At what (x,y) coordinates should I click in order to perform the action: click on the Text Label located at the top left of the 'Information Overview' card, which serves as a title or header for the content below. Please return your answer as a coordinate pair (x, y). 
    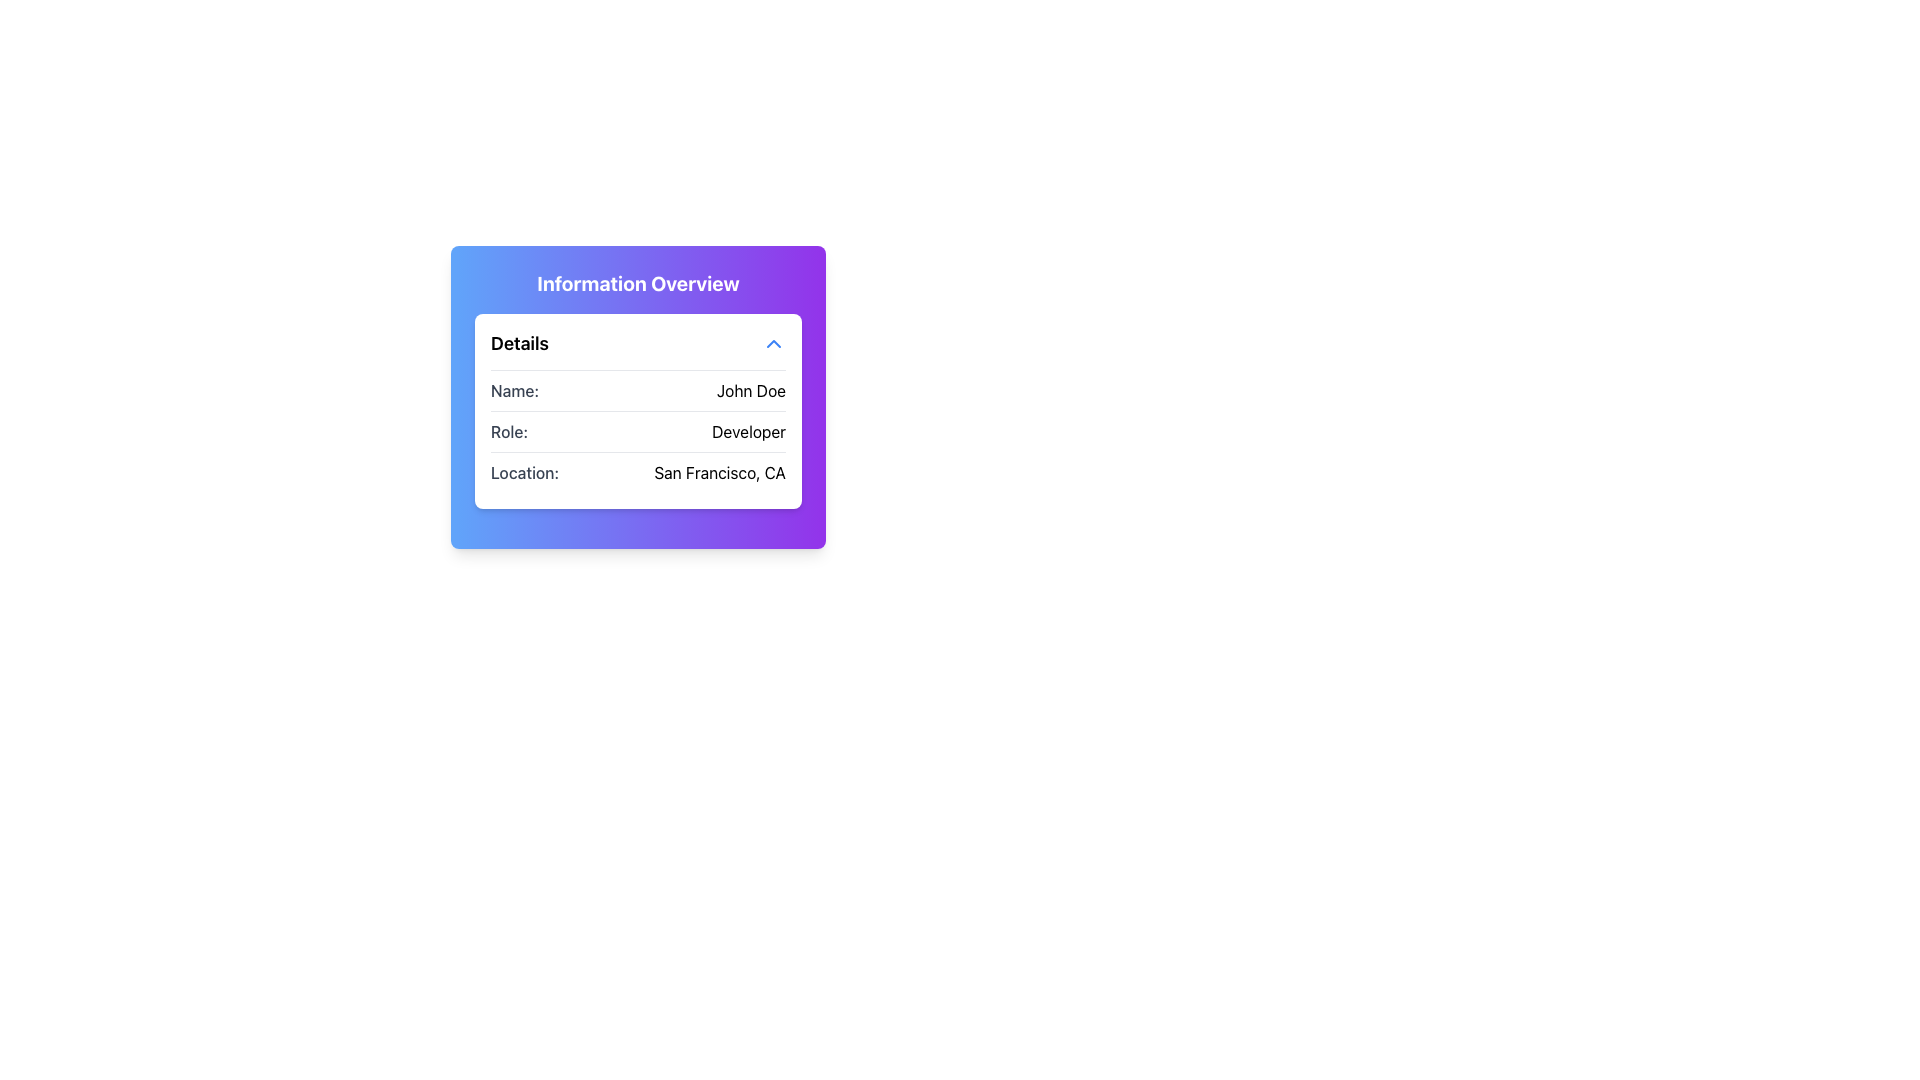
    Looking at the image, I should click on (519, 342).